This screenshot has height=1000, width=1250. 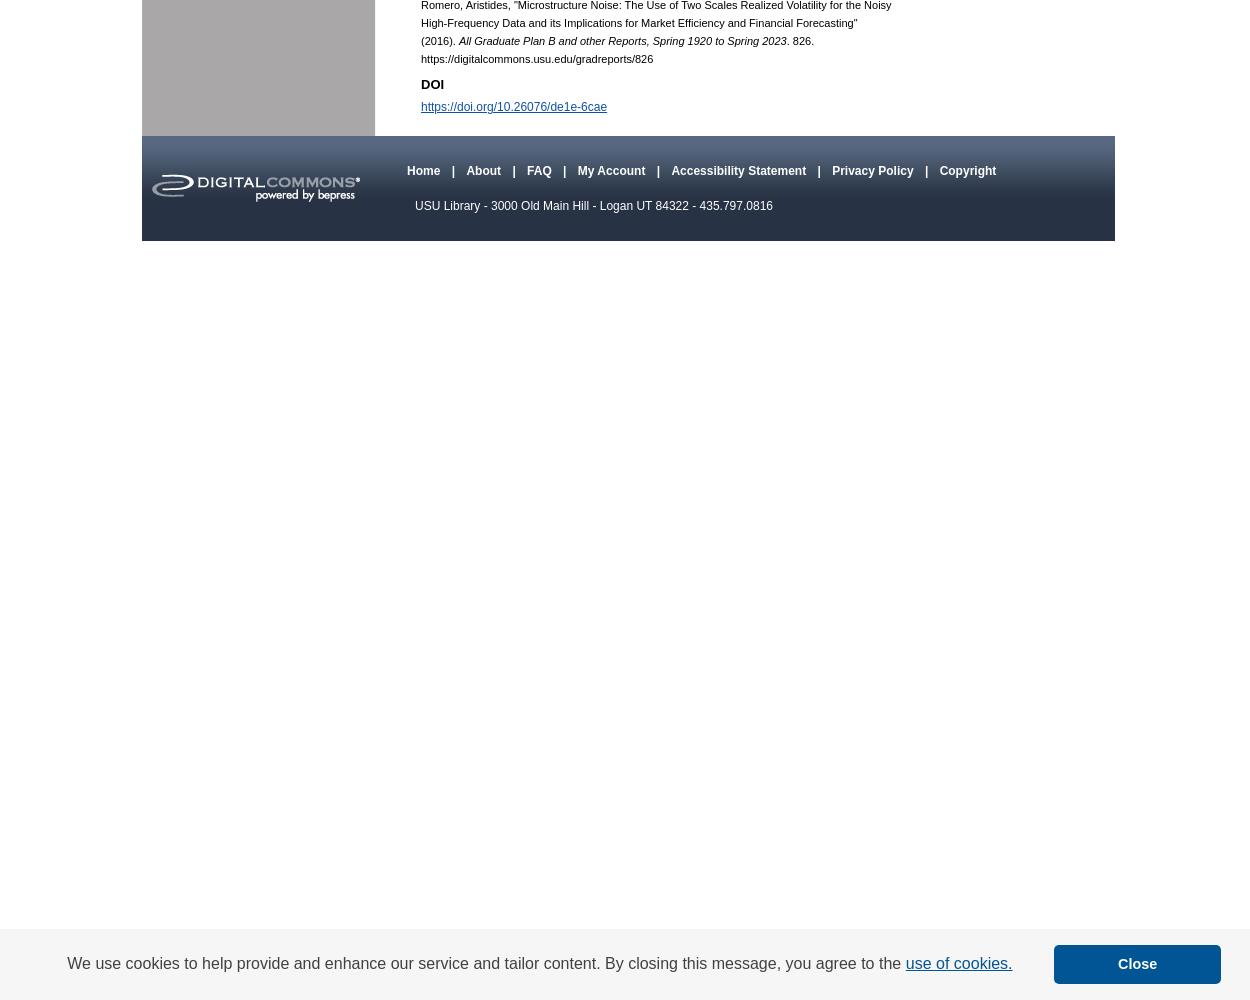 What do you see at coordinates (800, 41) in the screenshot?
I see `'.  826.'` at bounding box center [800, 41].